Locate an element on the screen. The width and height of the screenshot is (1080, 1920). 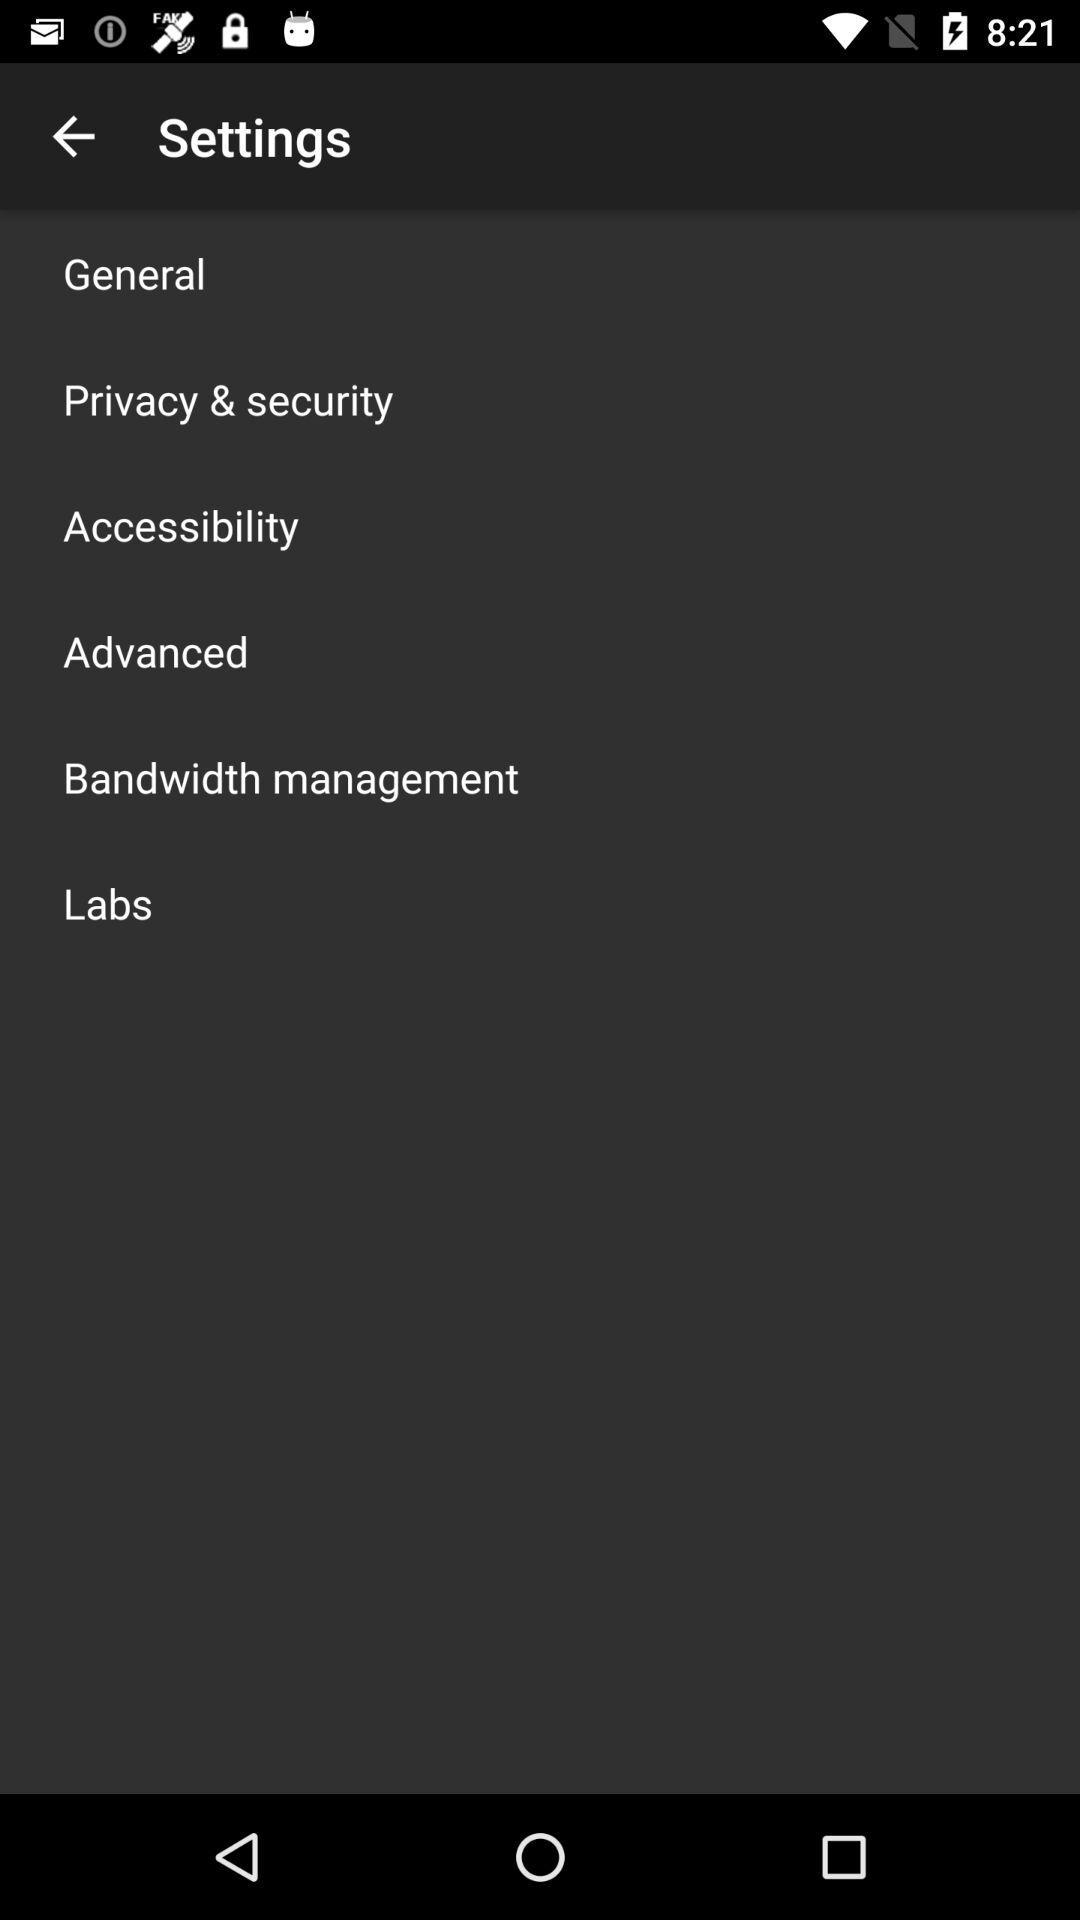
labs app is located at coordinates (108, 901).